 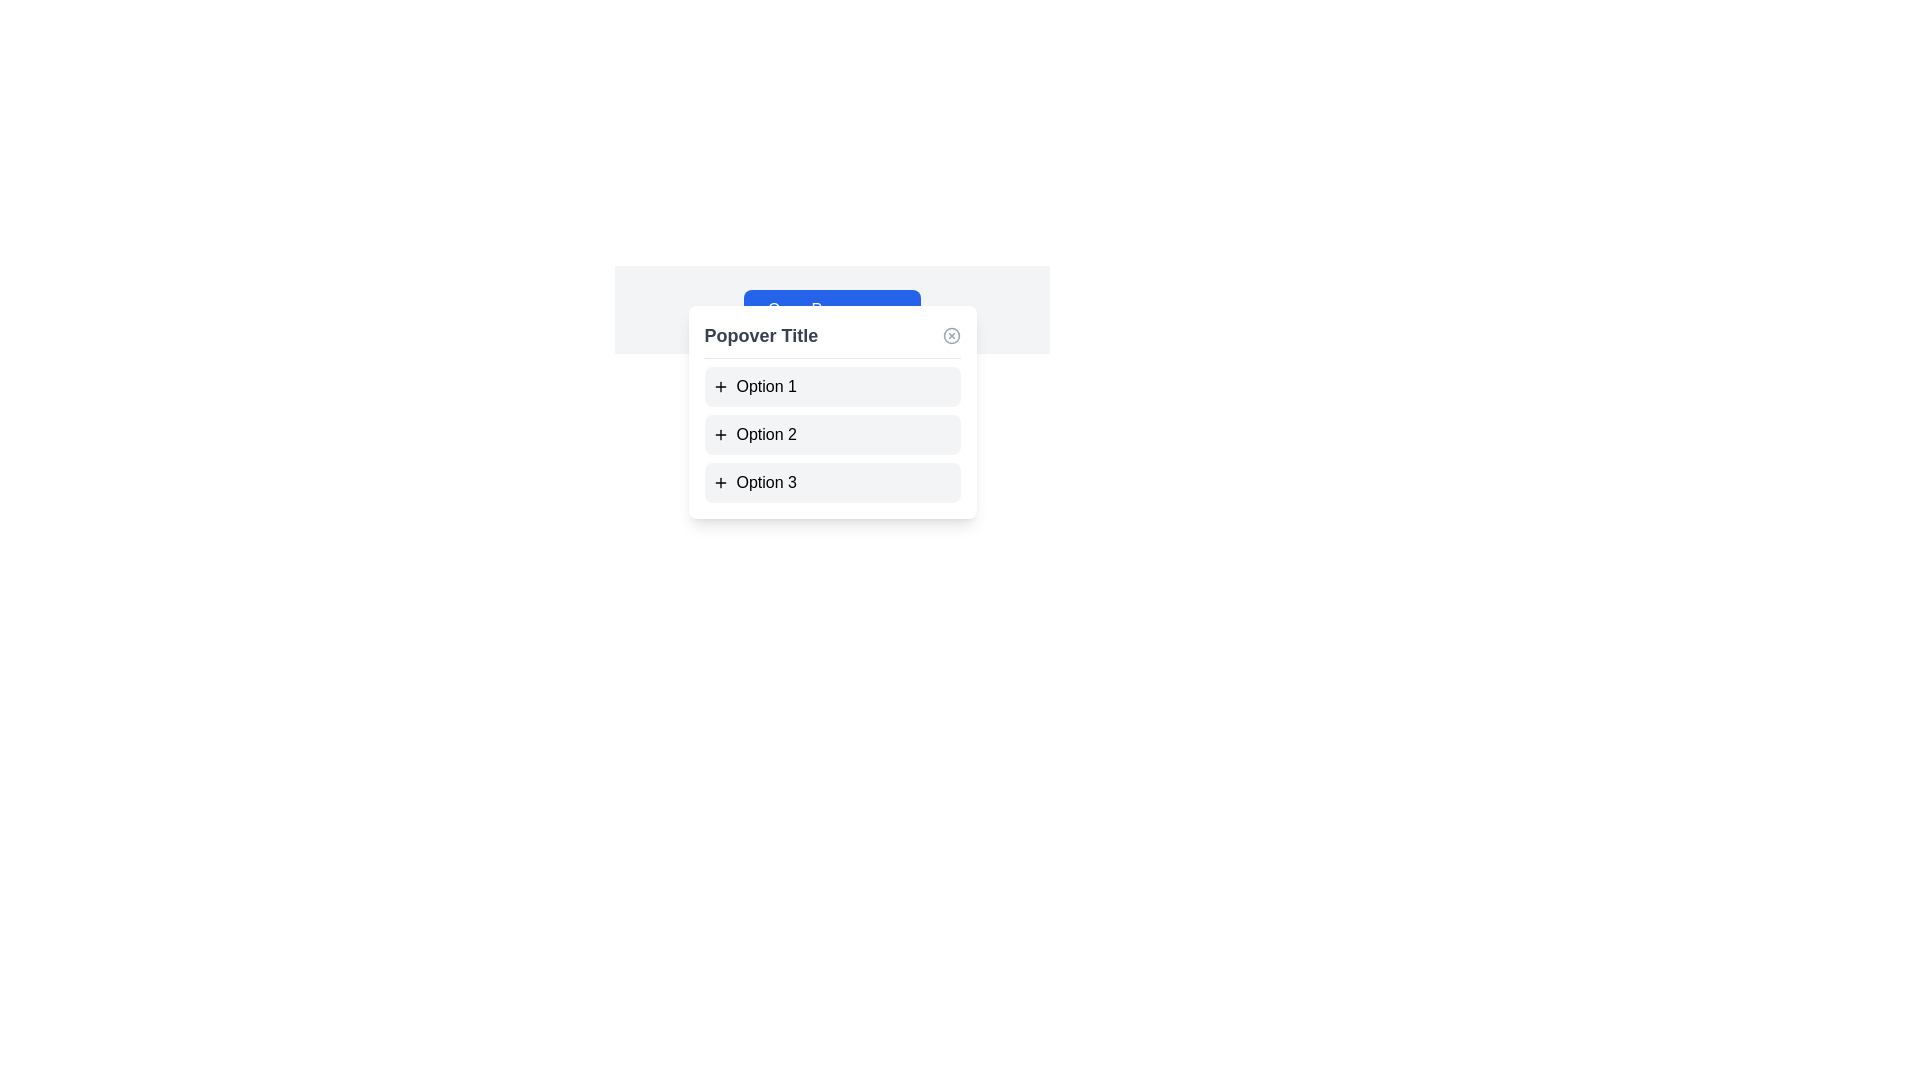 I want to click on the second selectable list item in the popover component, so click(x=832, y=434).